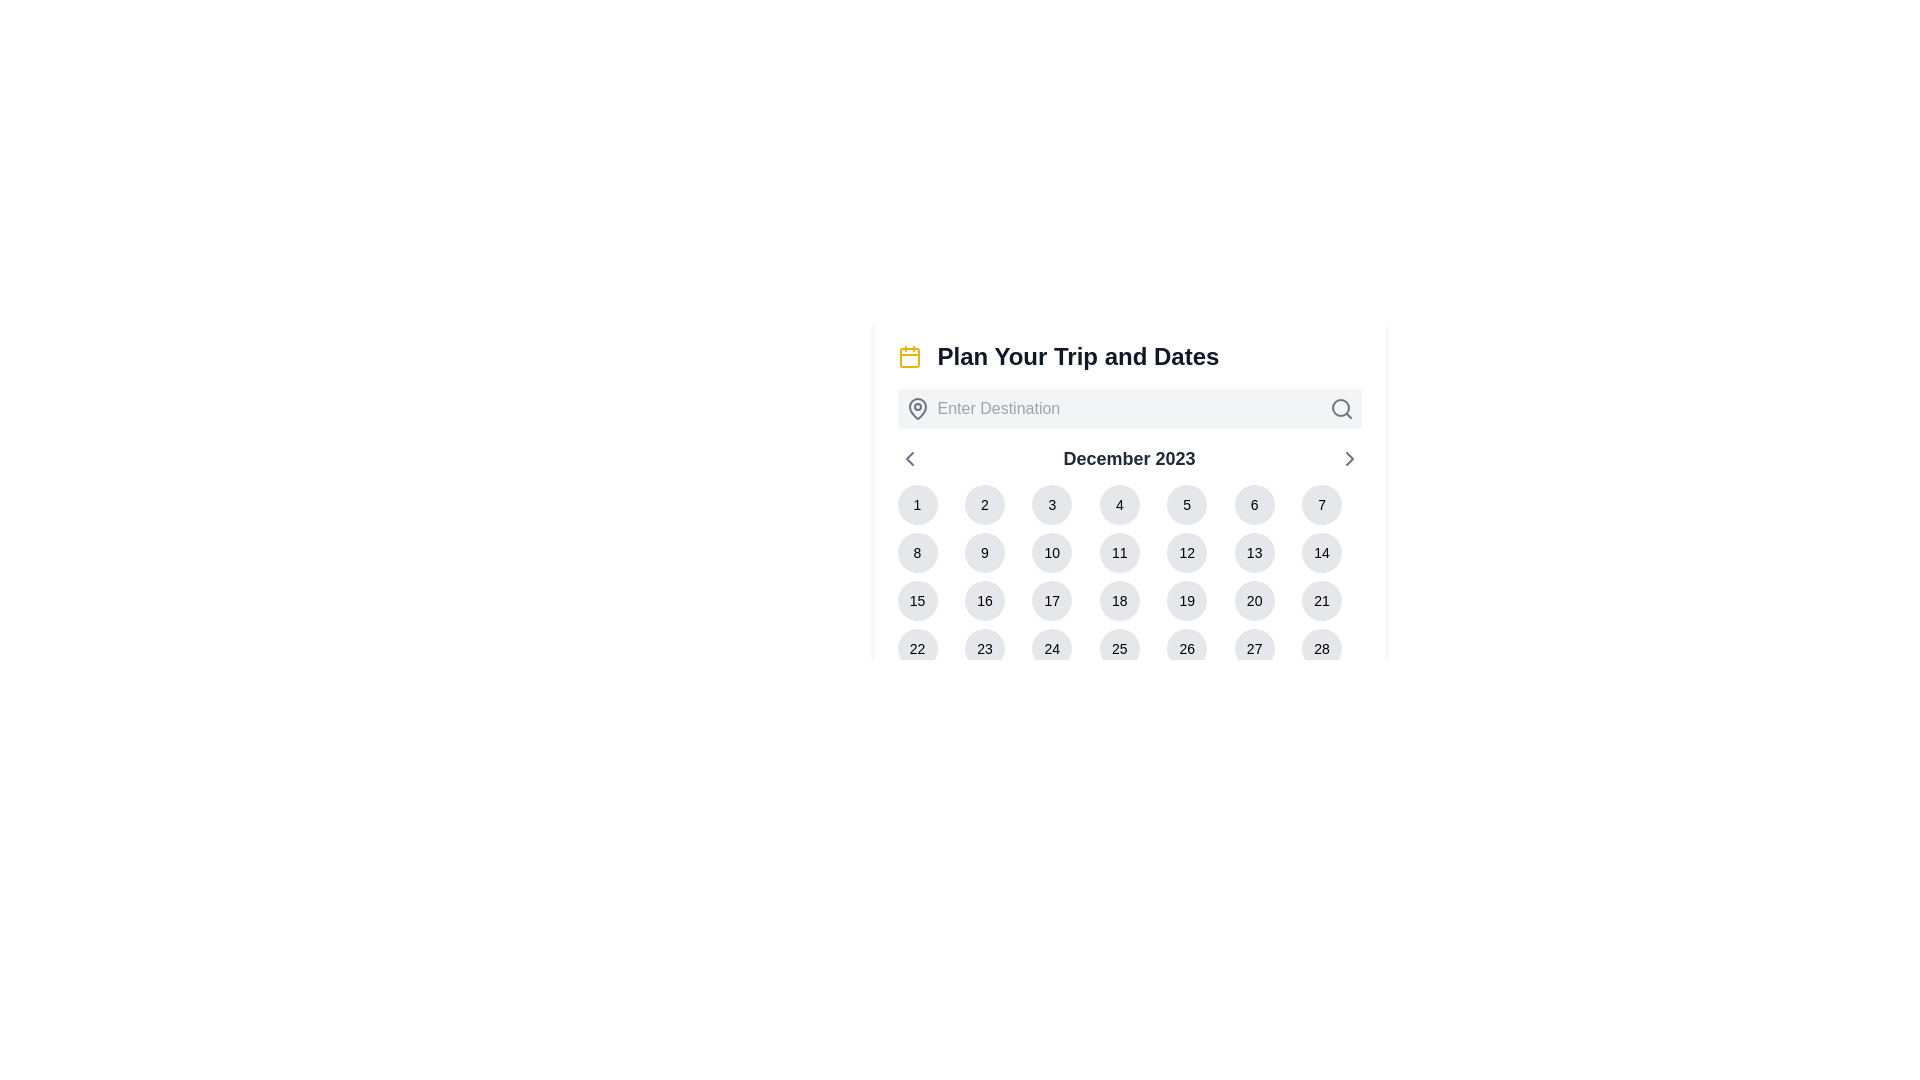  Describe the element at coordinates (1129, 459) in the screenshot. I see `the static text element displaying the current month and year in the calendar widget` at that location.